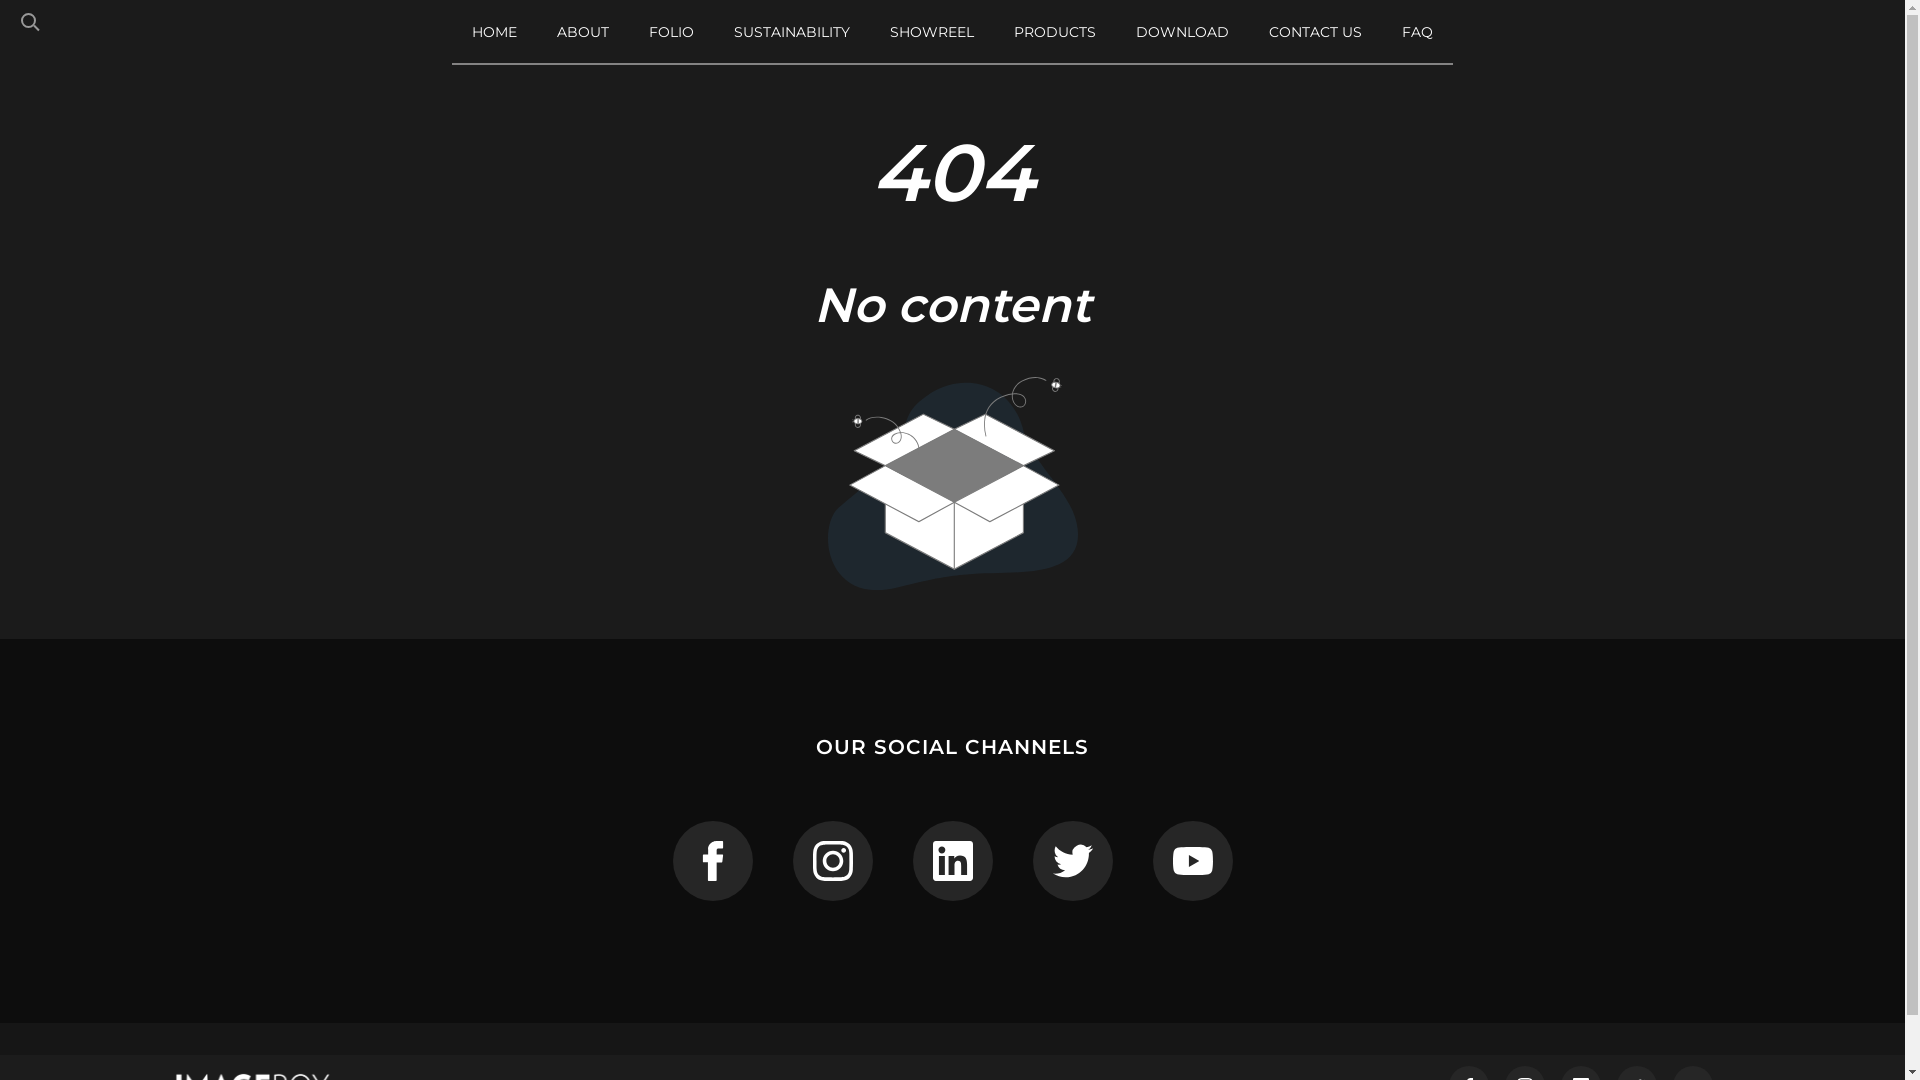 The height and width of the screenshot is (1080, 1920). What do you see at coordinates (1416, 32) in the screenshot?
I see `'FAQ'` at bounding box center [1416, 32].